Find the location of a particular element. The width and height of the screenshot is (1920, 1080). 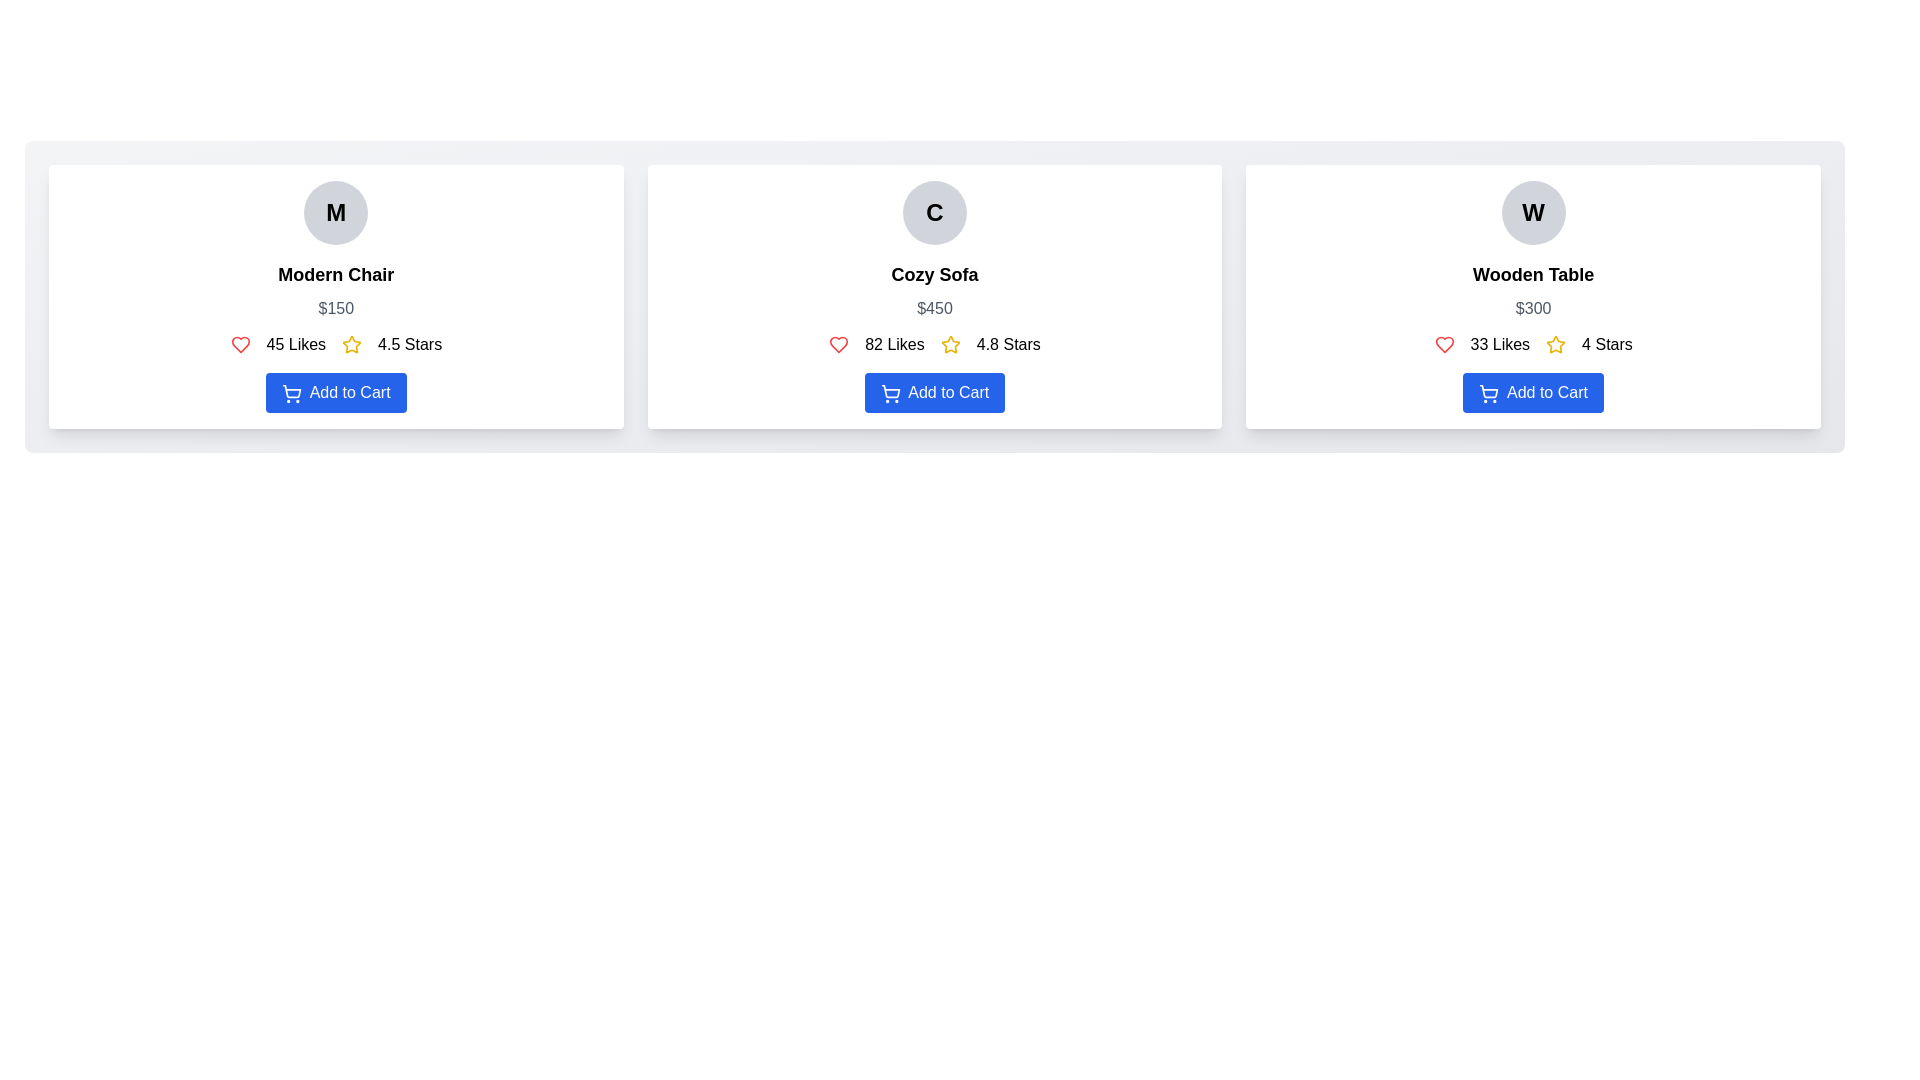

the button that adds the 'Cozy Sofa' product to the cart is located at coordinates (934, 393).